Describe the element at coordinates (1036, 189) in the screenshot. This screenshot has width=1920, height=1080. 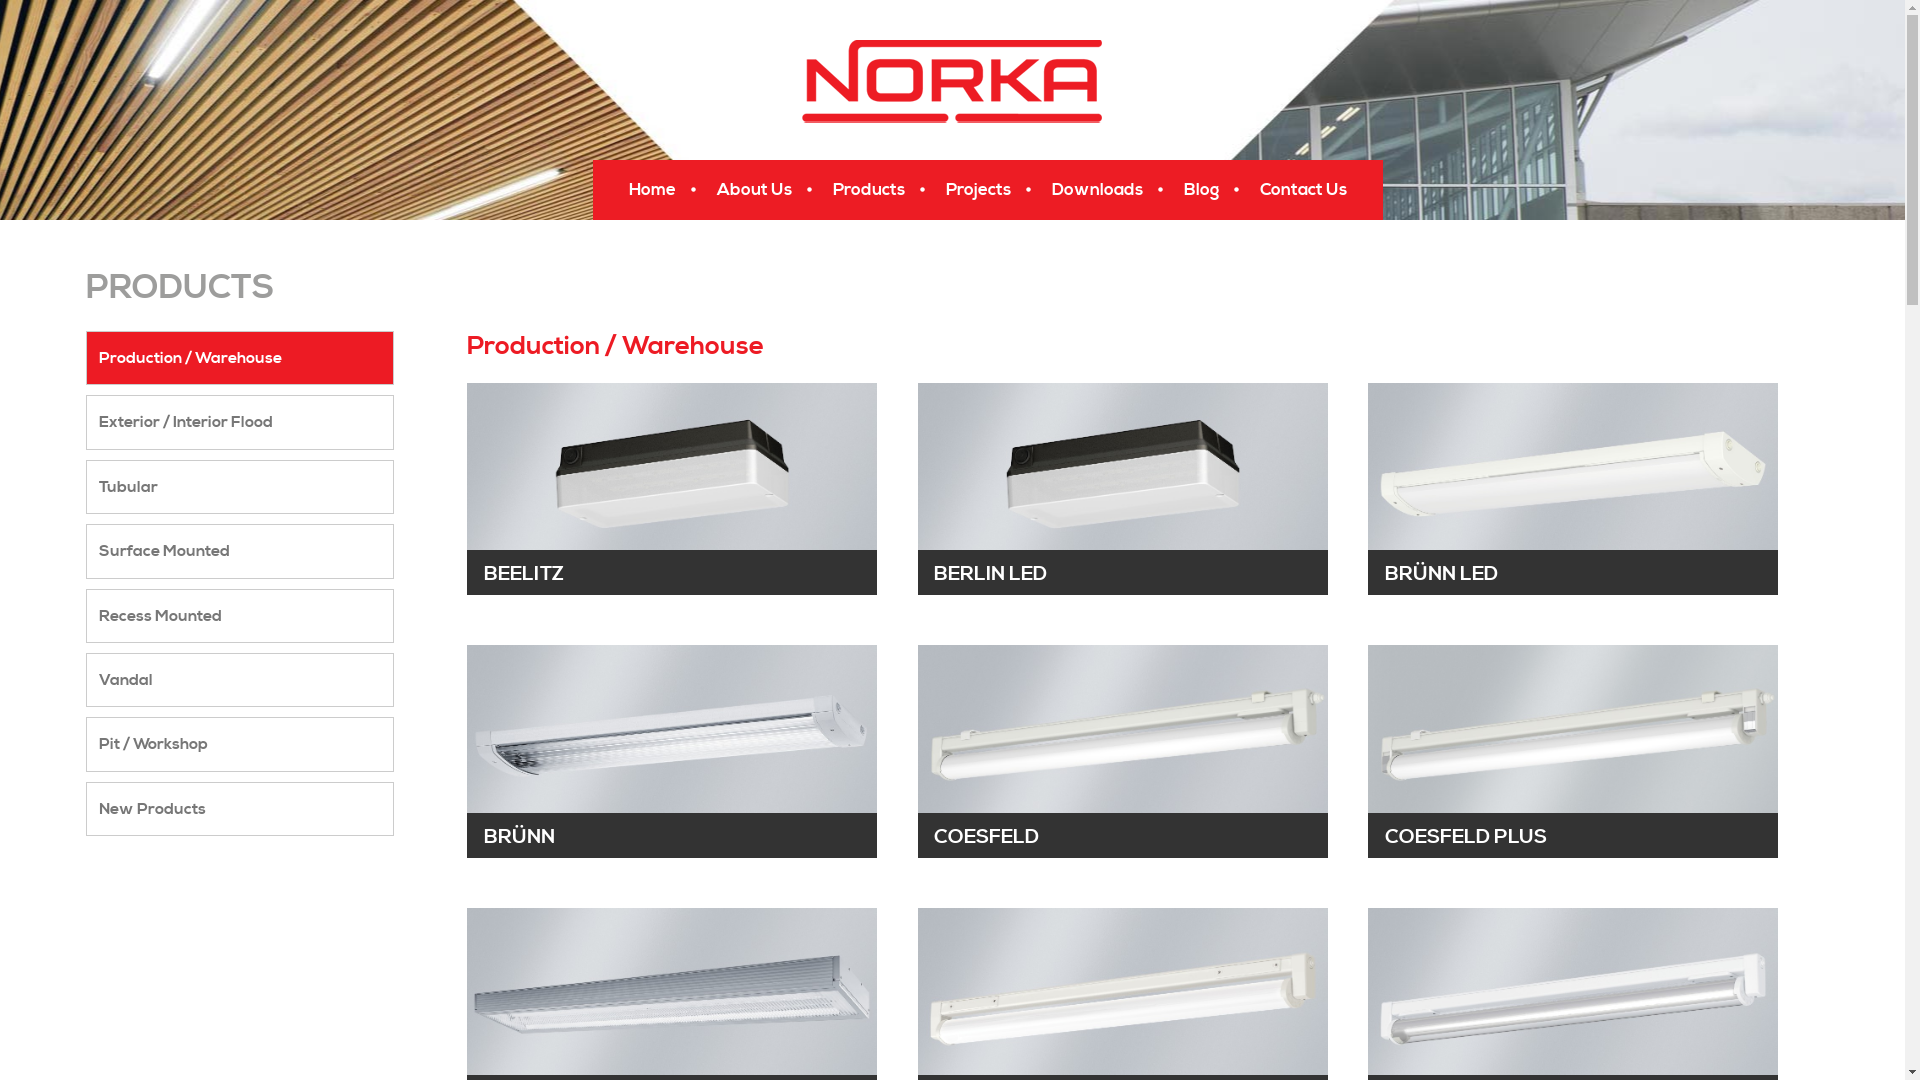
I see `'Downloads'` at that location.